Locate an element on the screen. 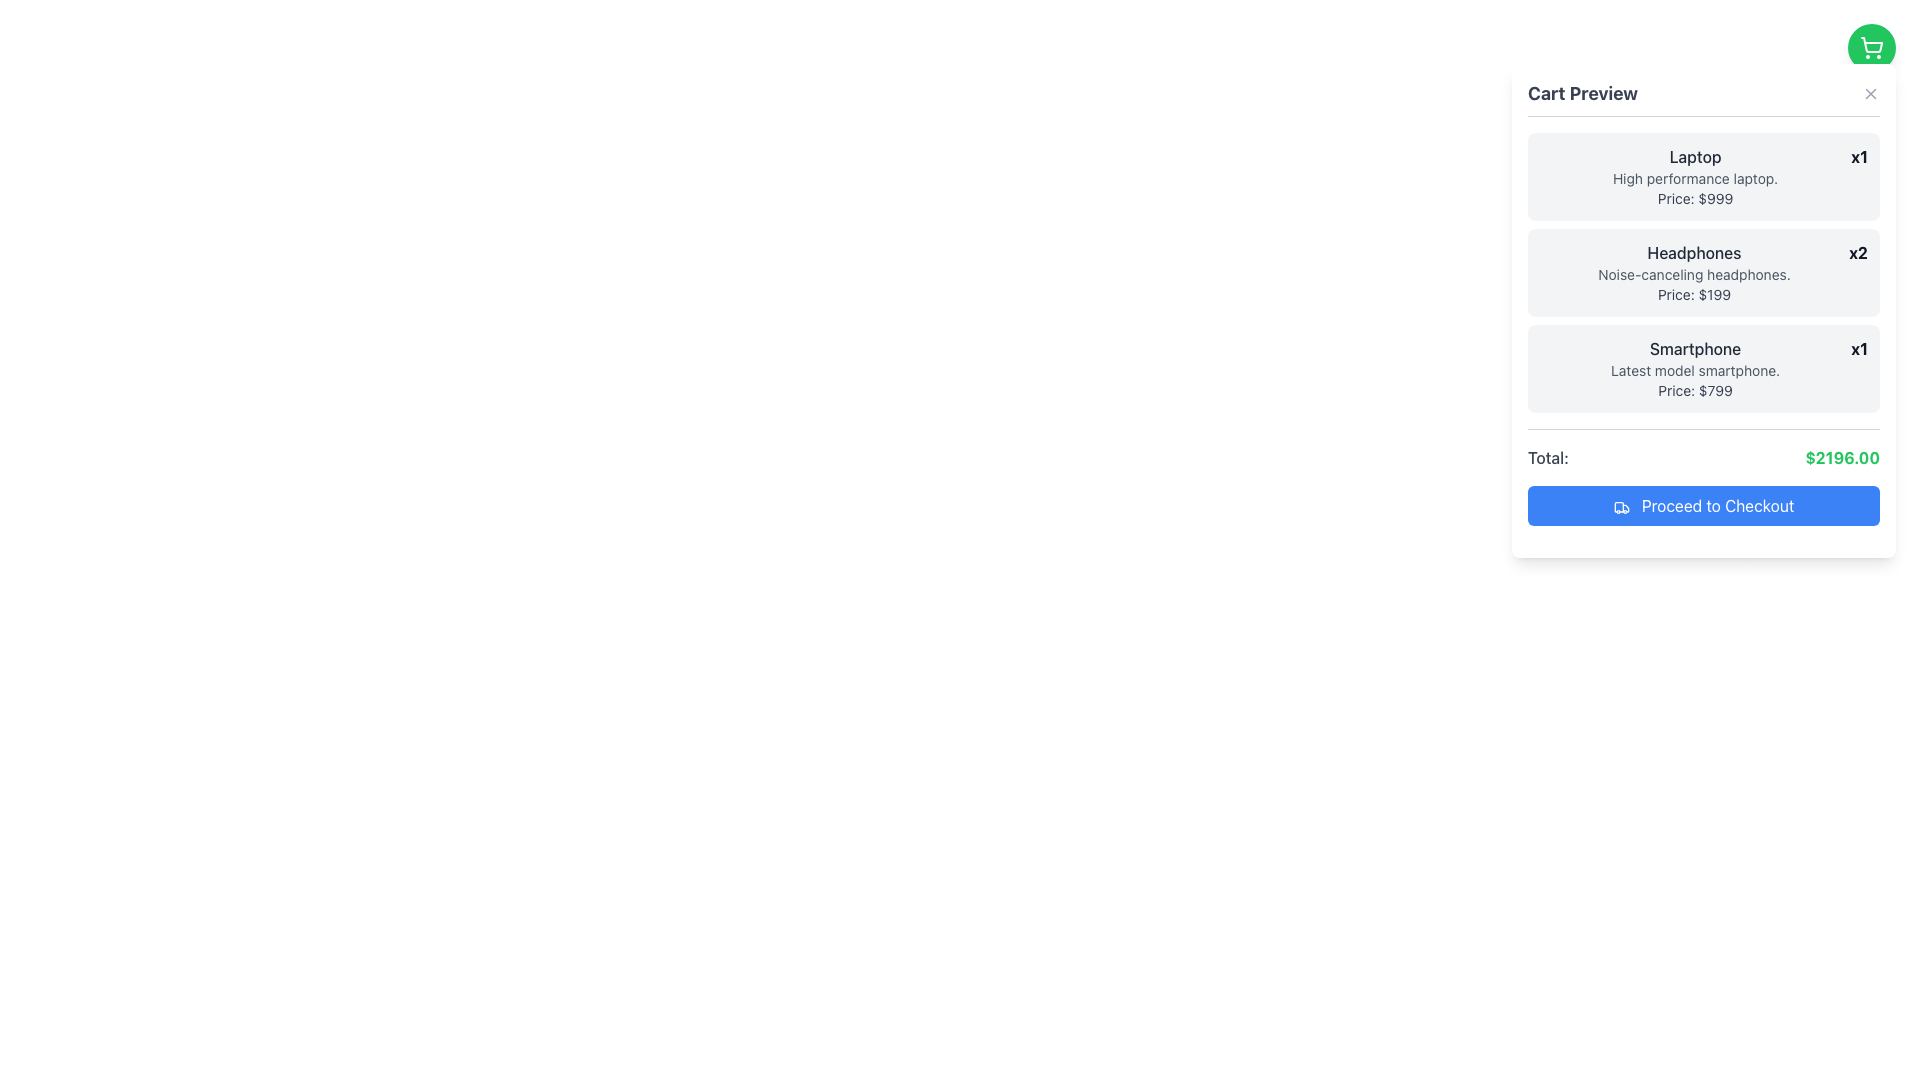 This screenshot has width=1920, height=1080. the primary action button located at the bottom of the cart preview panel to proceed to checkout is located at coordinates (1703, 504).